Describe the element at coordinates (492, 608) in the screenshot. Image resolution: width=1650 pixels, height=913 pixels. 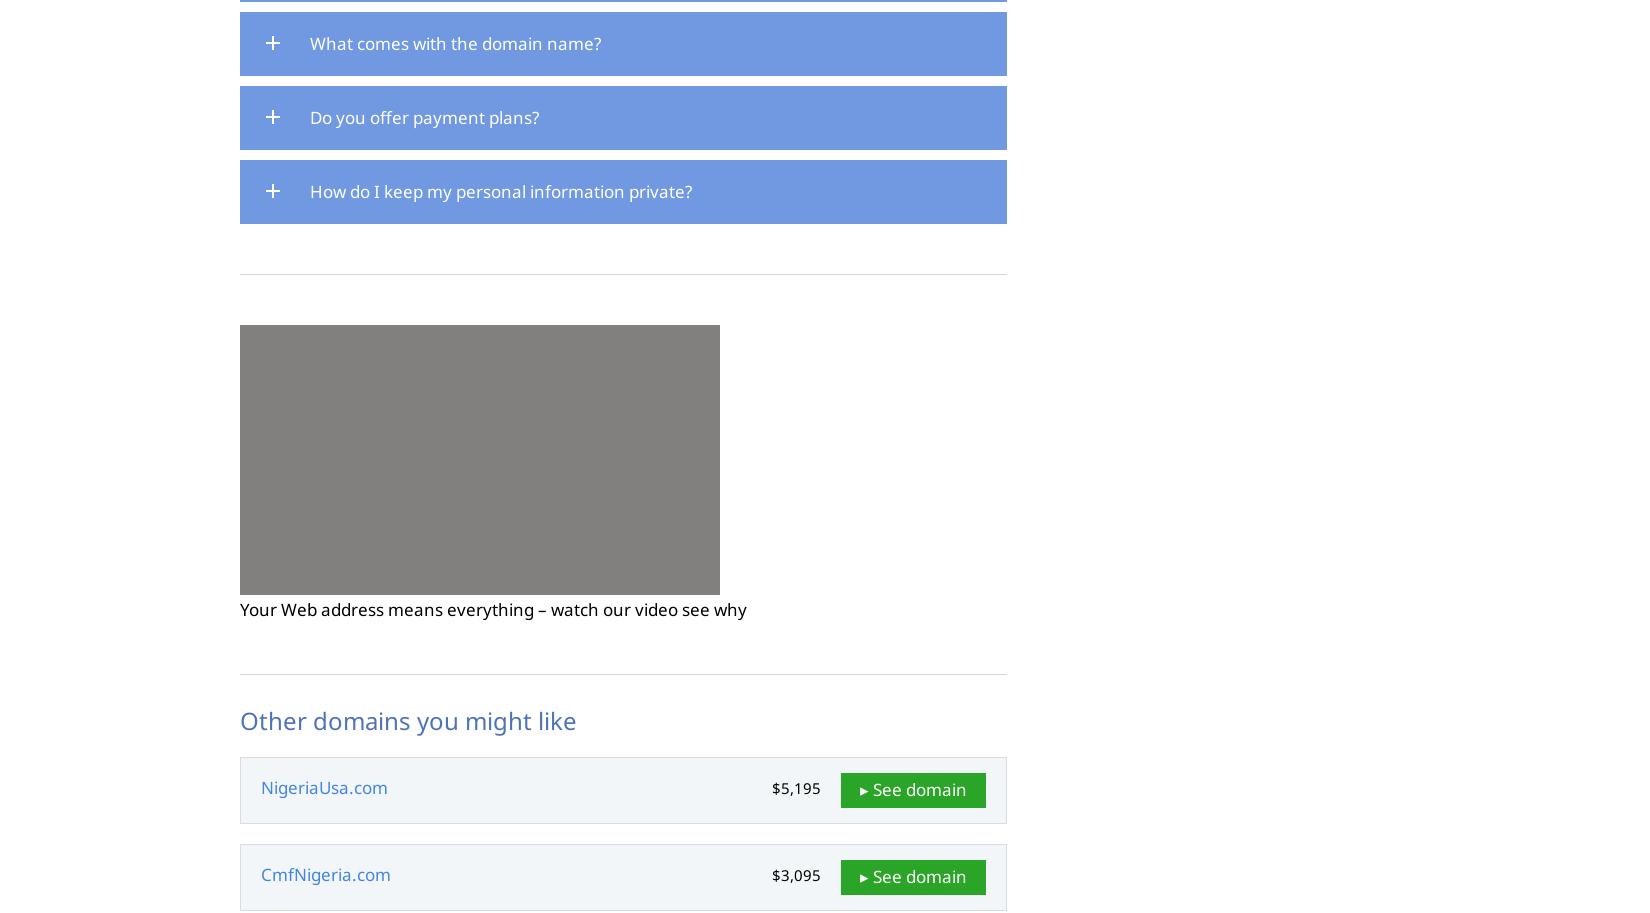
I see `'Your Web address means everything – watch our video see why'` at that location.